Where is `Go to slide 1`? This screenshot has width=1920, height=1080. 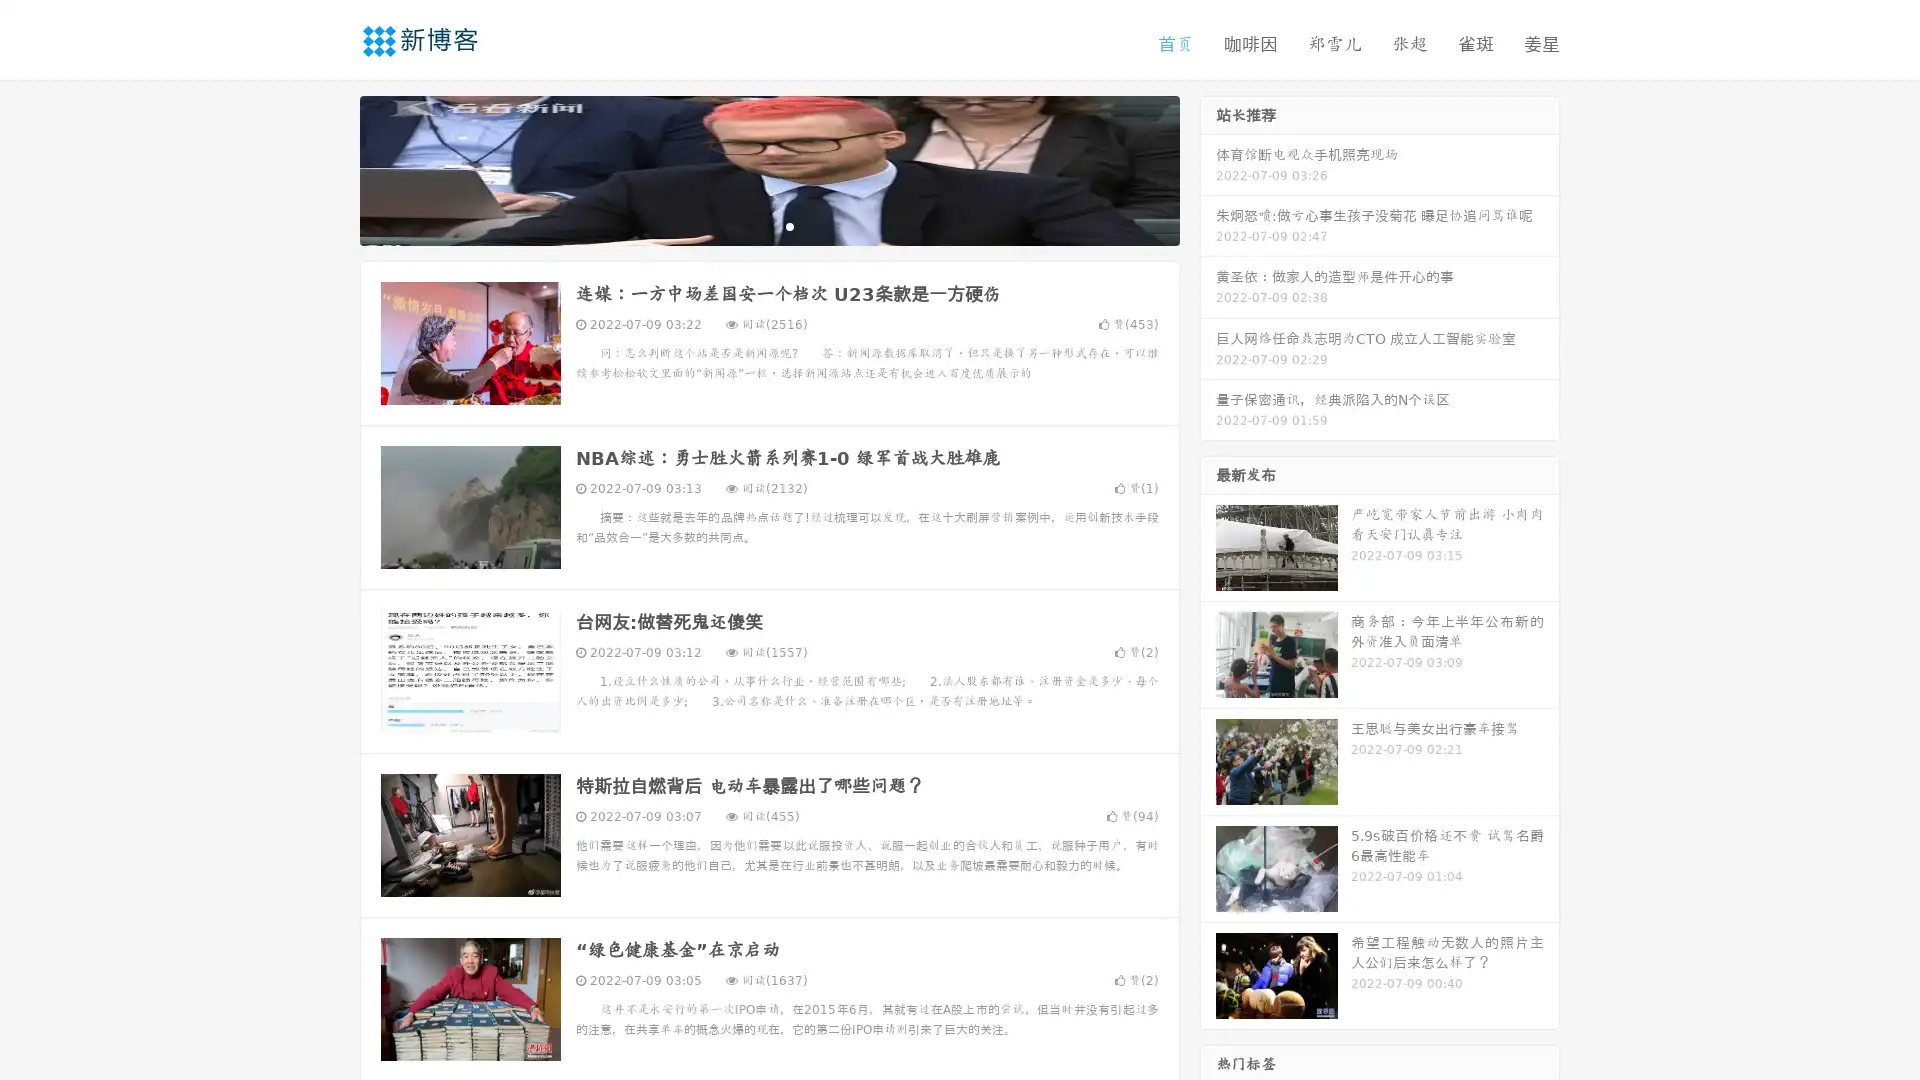 Go to slide 1 is located at coordinates (748, 225).